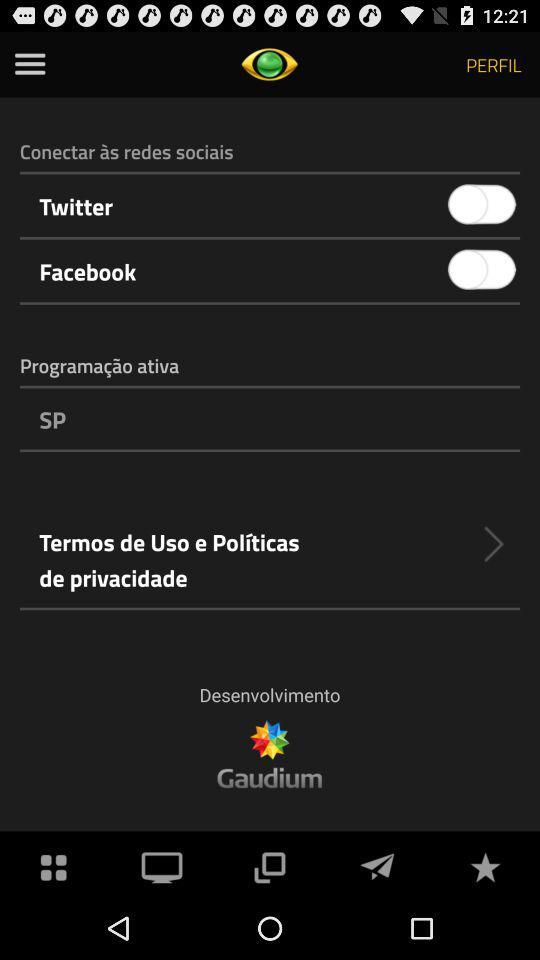 This screenshot has width=540, height=960. I want to click on app below the desenvolvimento item, so click(161, 864).